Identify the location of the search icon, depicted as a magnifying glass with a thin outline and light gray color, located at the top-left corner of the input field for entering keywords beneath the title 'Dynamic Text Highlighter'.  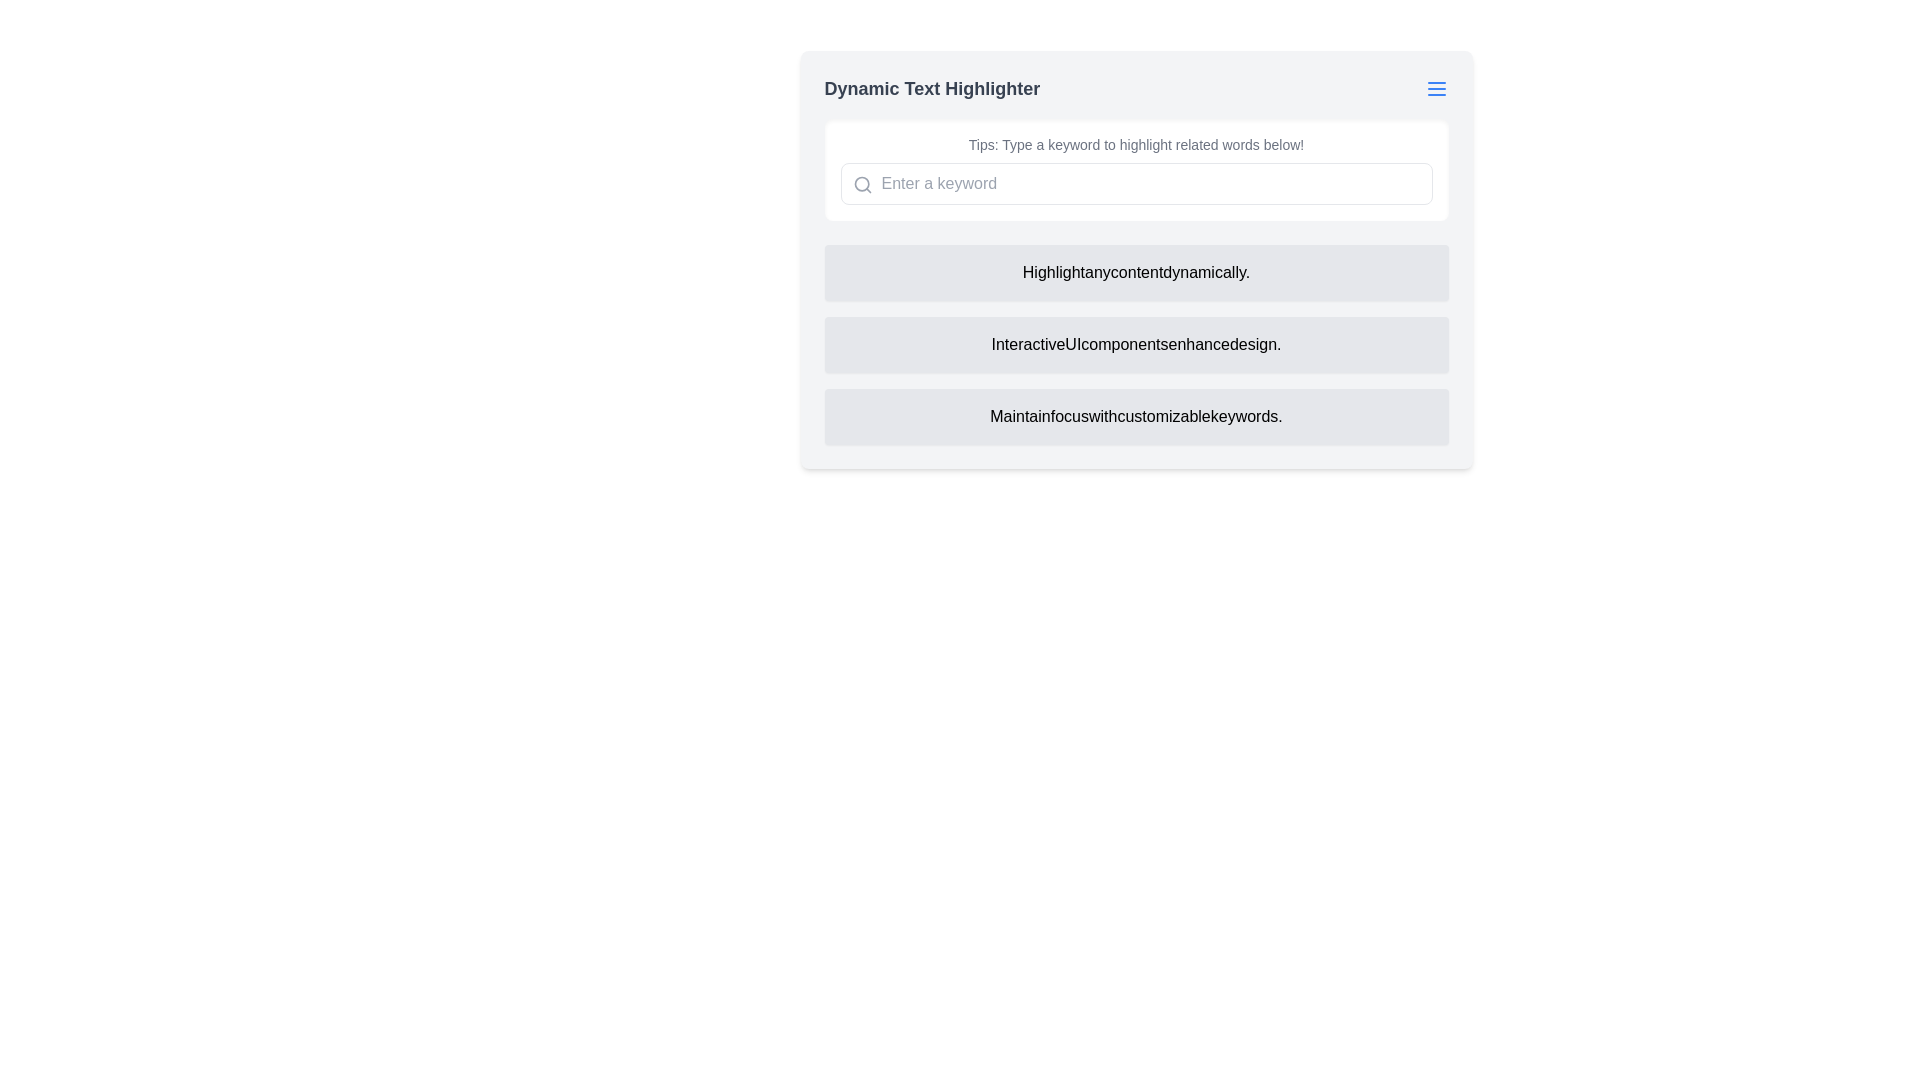
(862, 185).